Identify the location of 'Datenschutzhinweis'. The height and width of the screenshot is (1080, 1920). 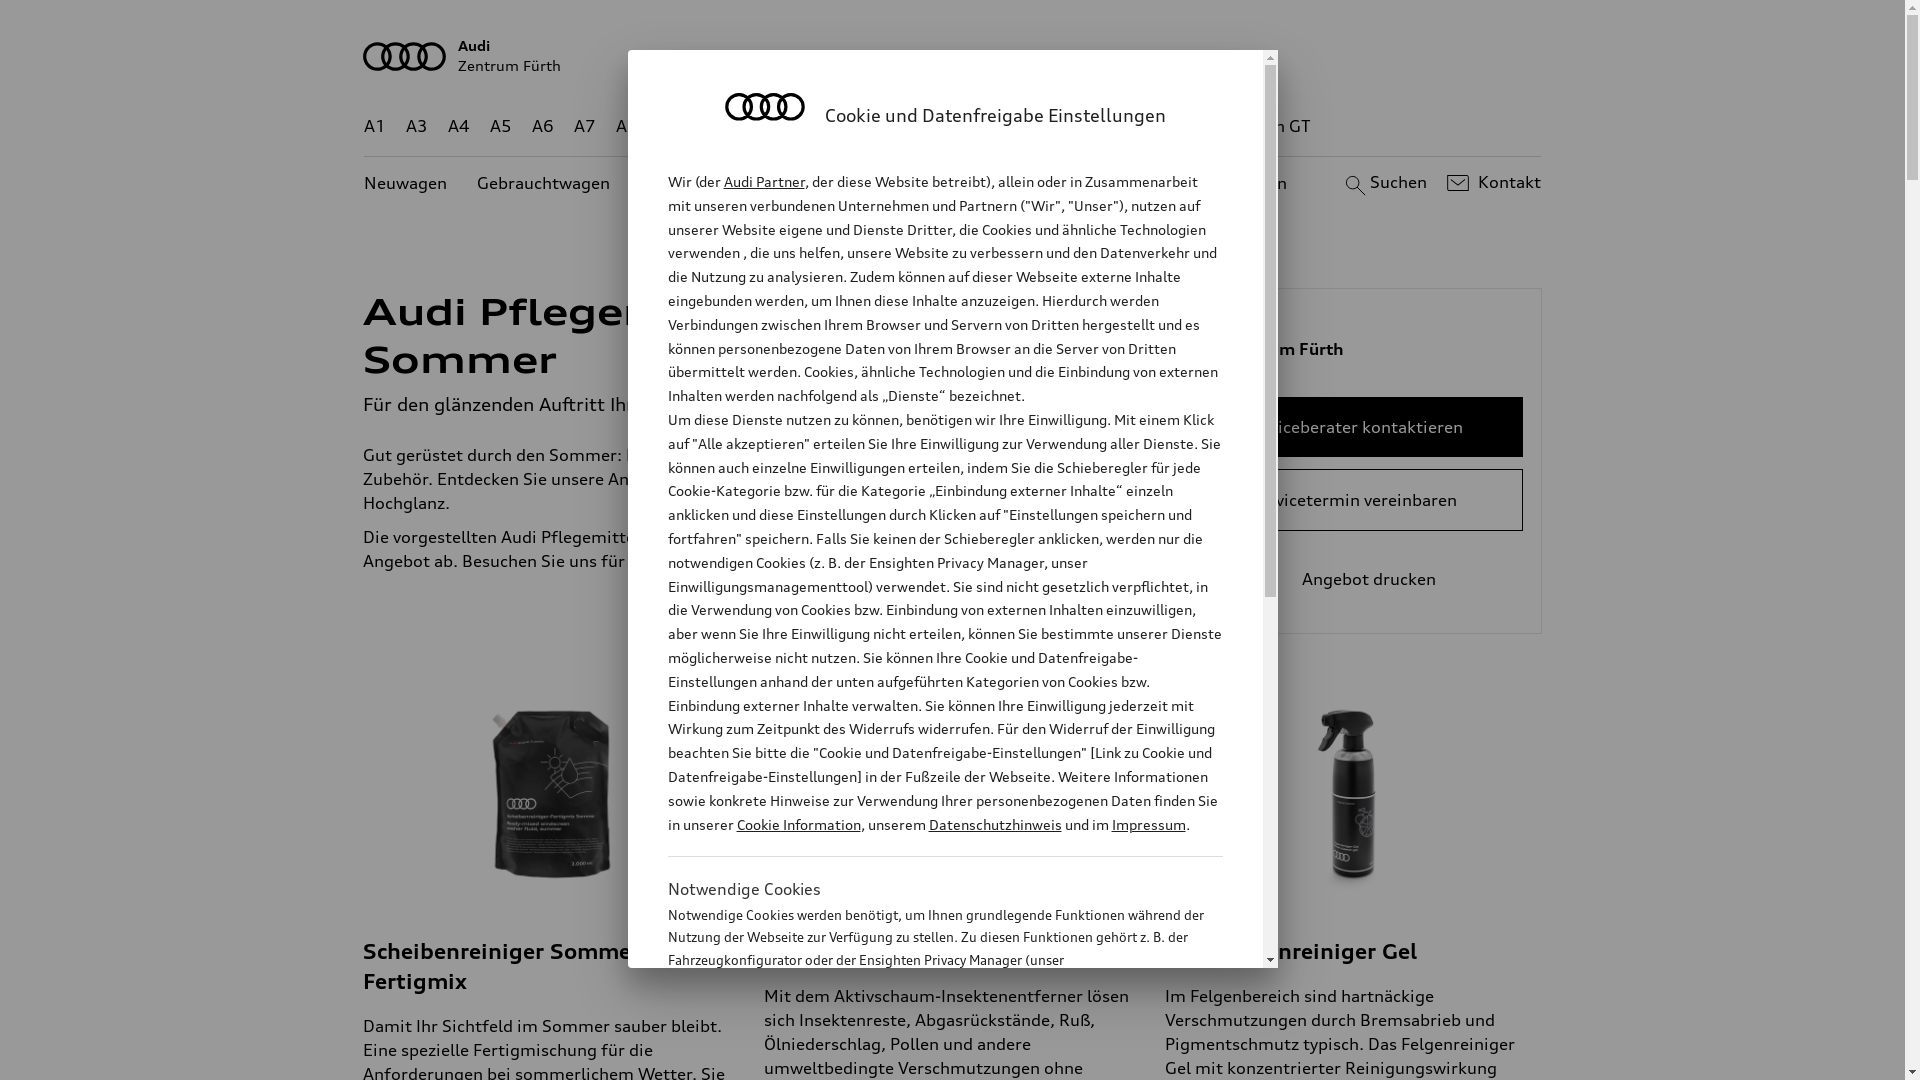
(994, 824).